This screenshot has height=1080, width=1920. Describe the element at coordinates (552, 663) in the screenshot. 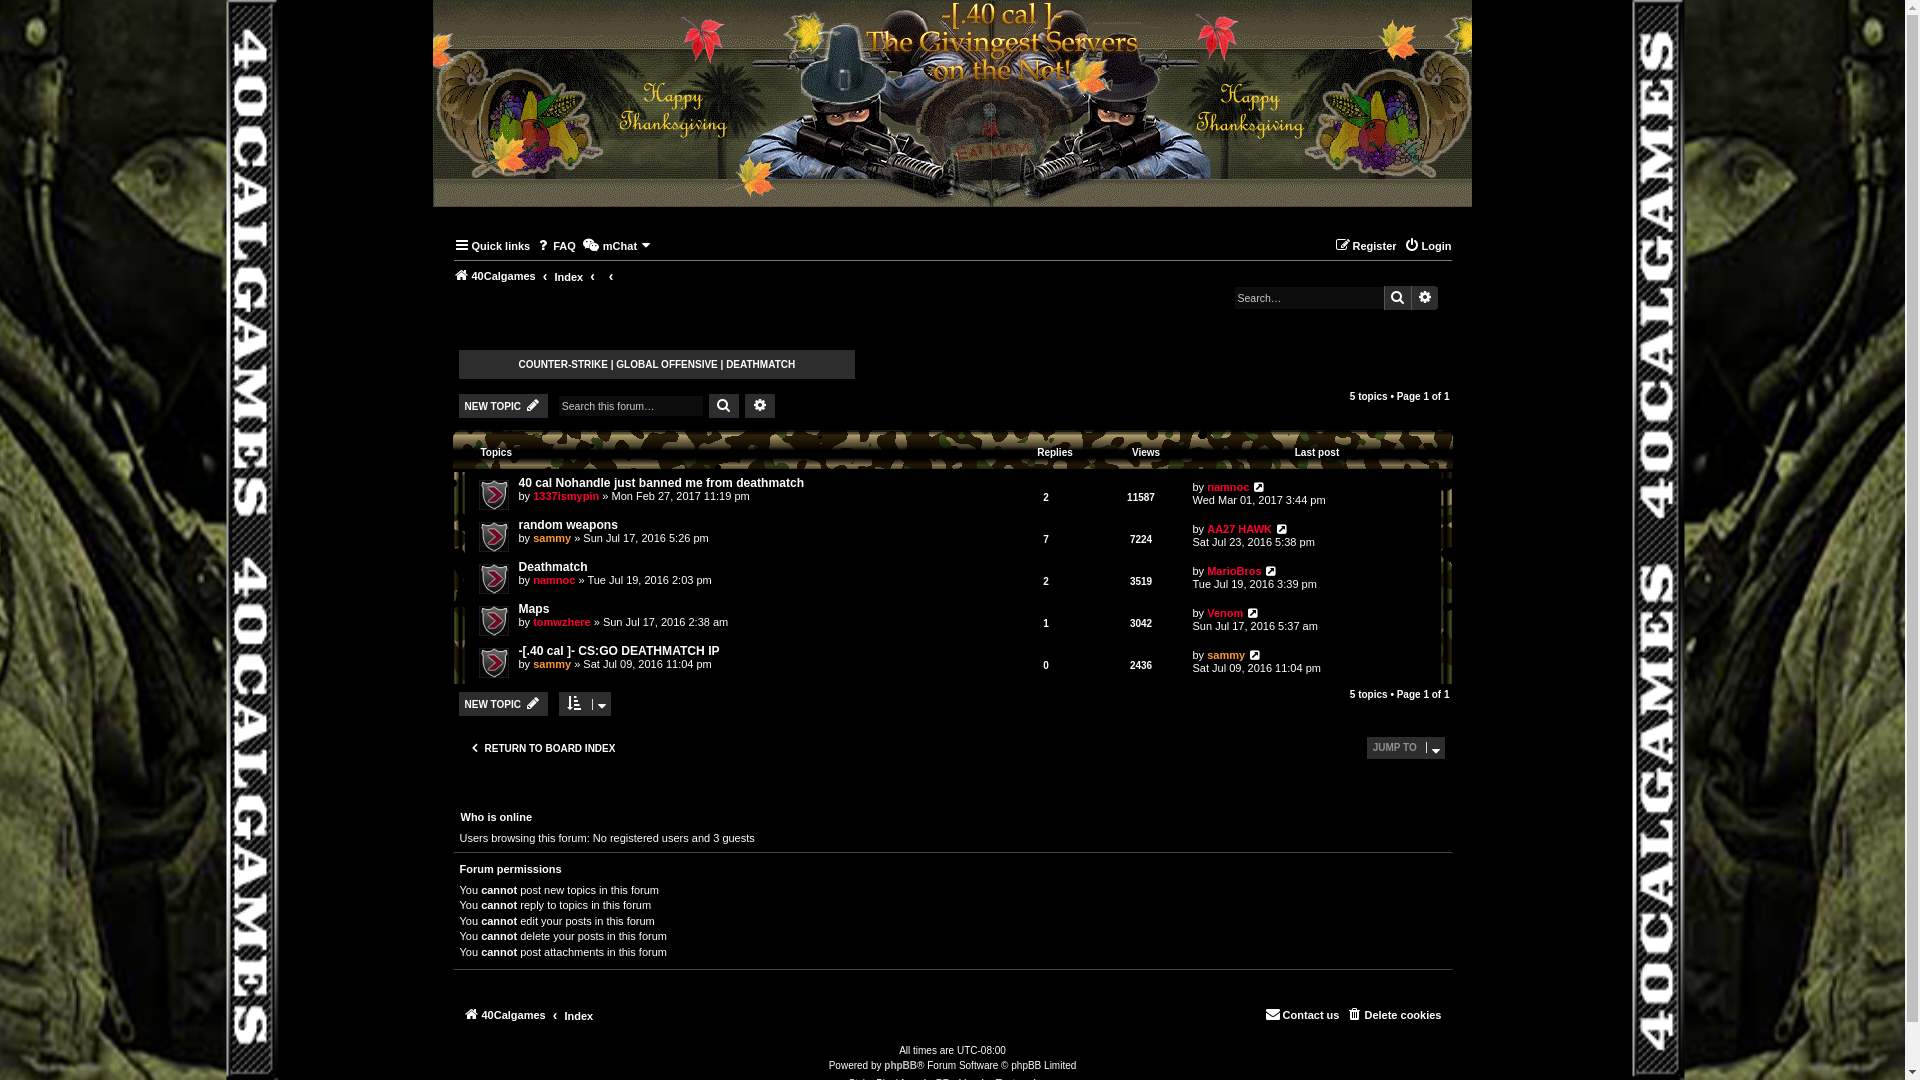

I see `'sammy'` at that location.